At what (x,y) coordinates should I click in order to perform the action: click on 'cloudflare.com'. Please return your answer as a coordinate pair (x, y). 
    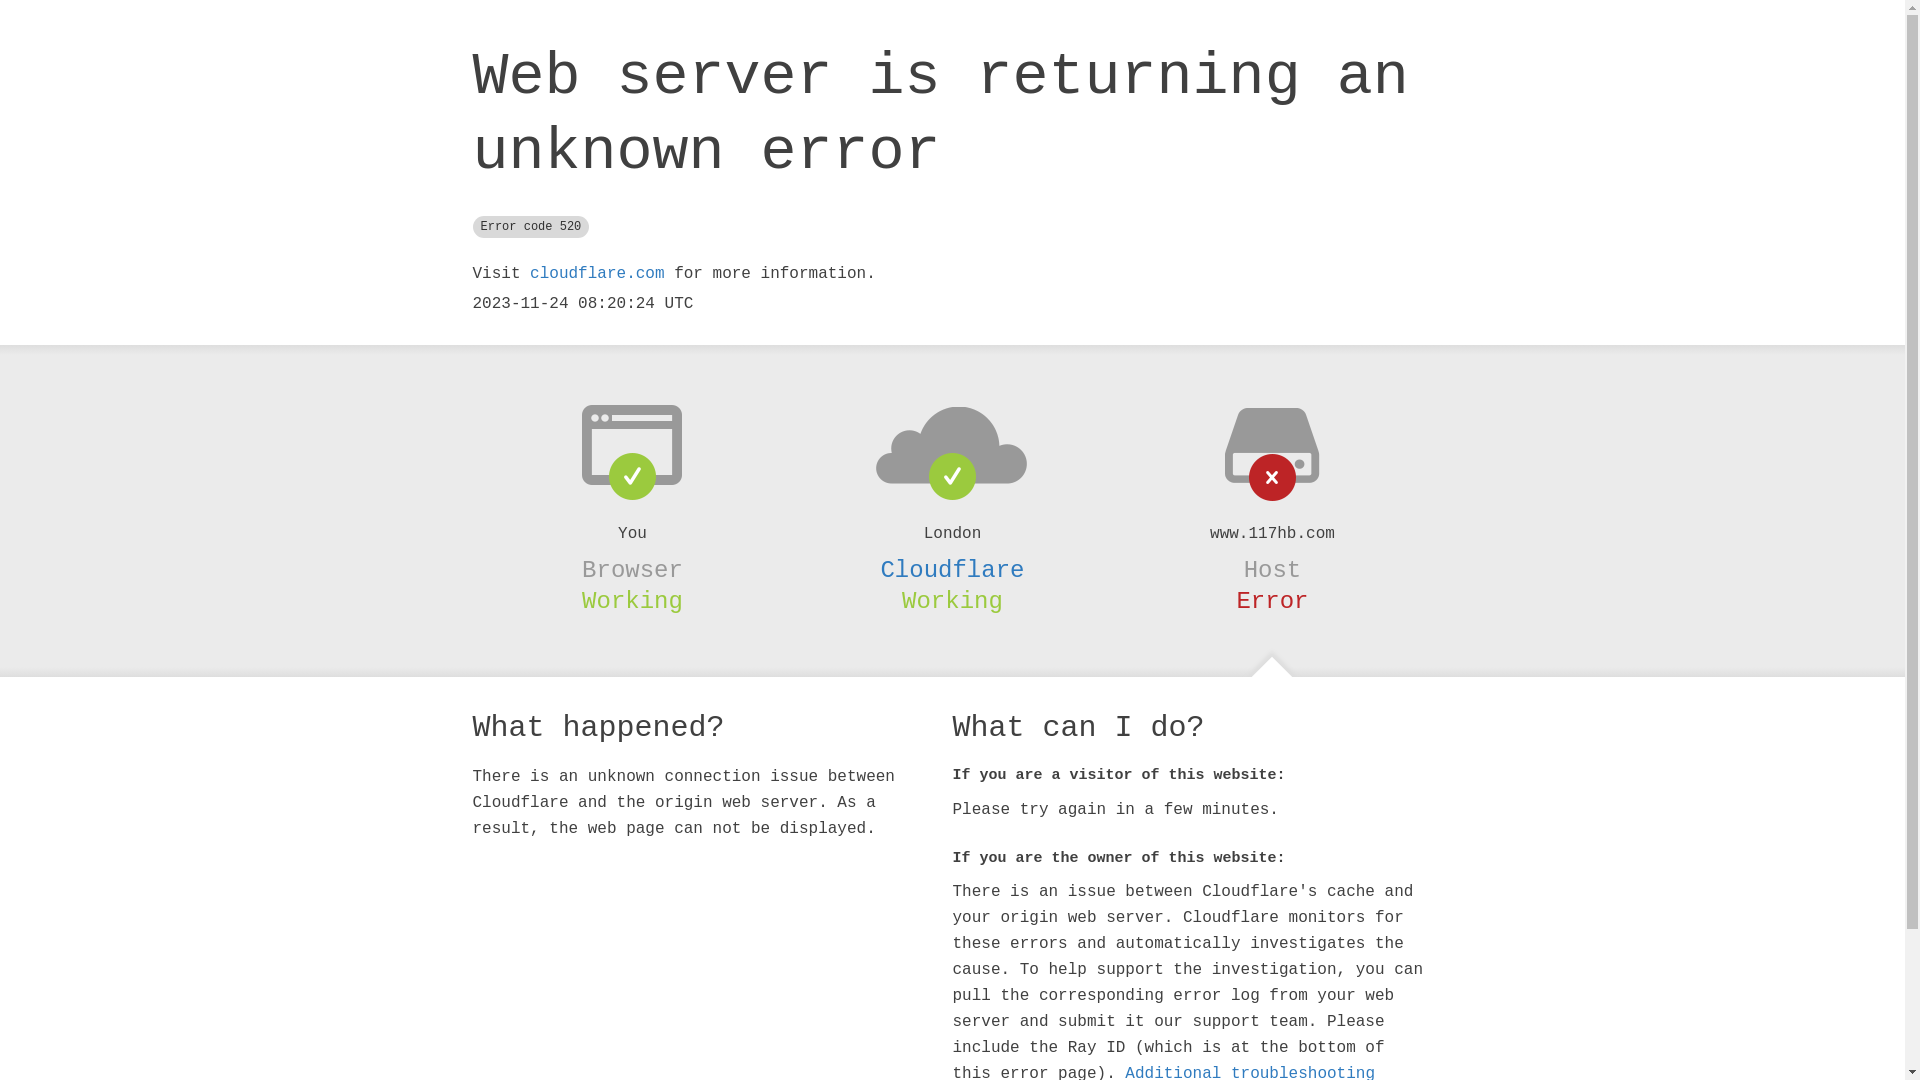
    Looking at the image, I should click on (595, 273).